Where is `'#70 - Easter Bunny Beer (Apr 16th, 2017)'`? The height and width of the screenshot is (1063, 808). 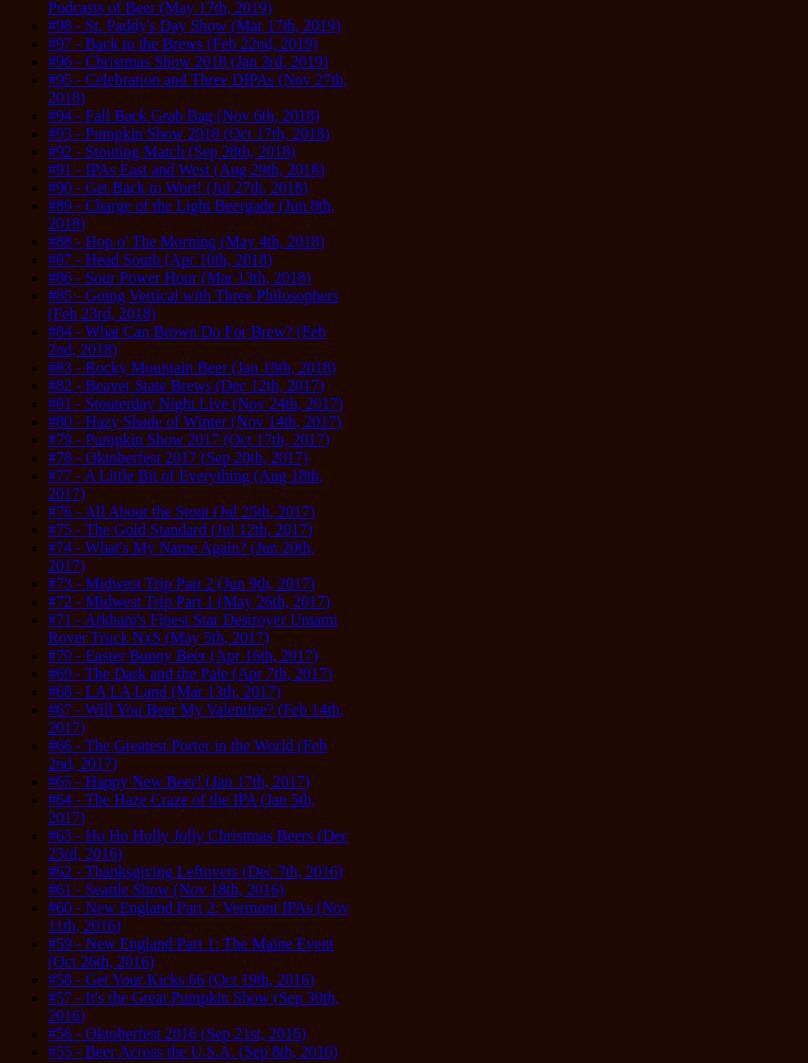 '#70 - Easter Bunny Beer (Apr 16th, 2017)' is located at coordinates (47, 654).